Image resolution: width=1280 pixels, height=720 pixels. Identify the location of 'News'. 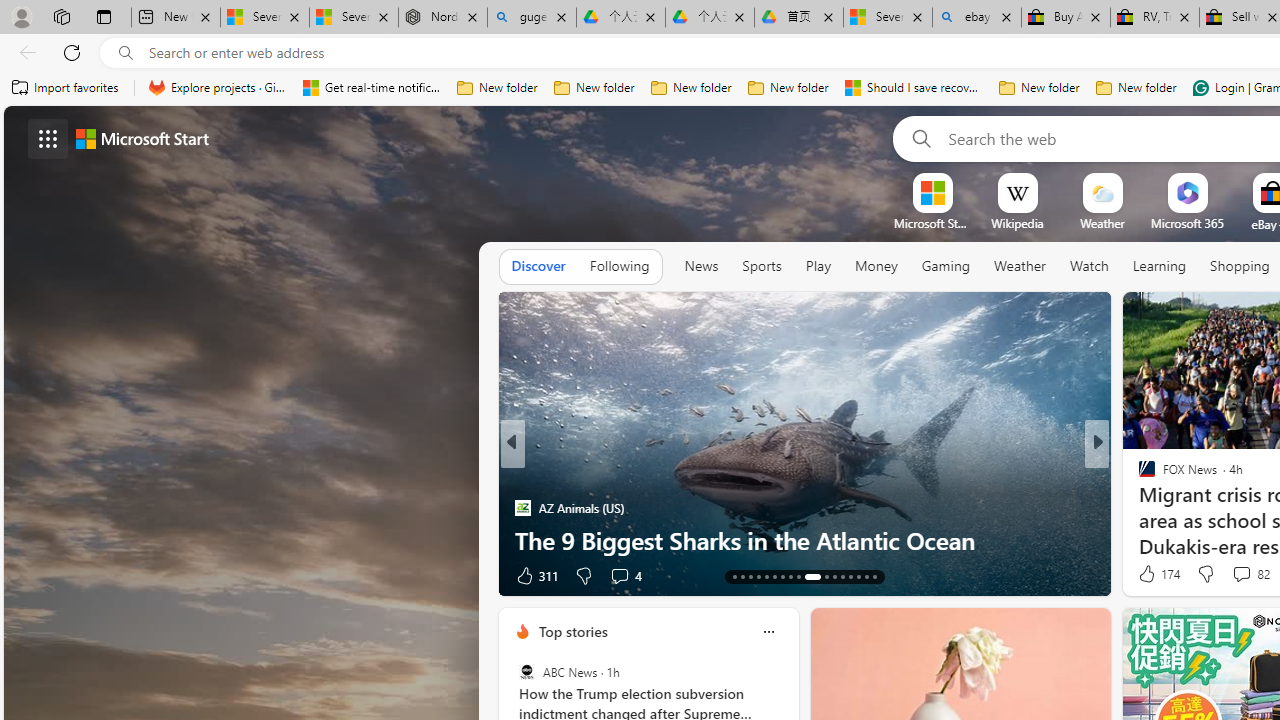
(701, 265).